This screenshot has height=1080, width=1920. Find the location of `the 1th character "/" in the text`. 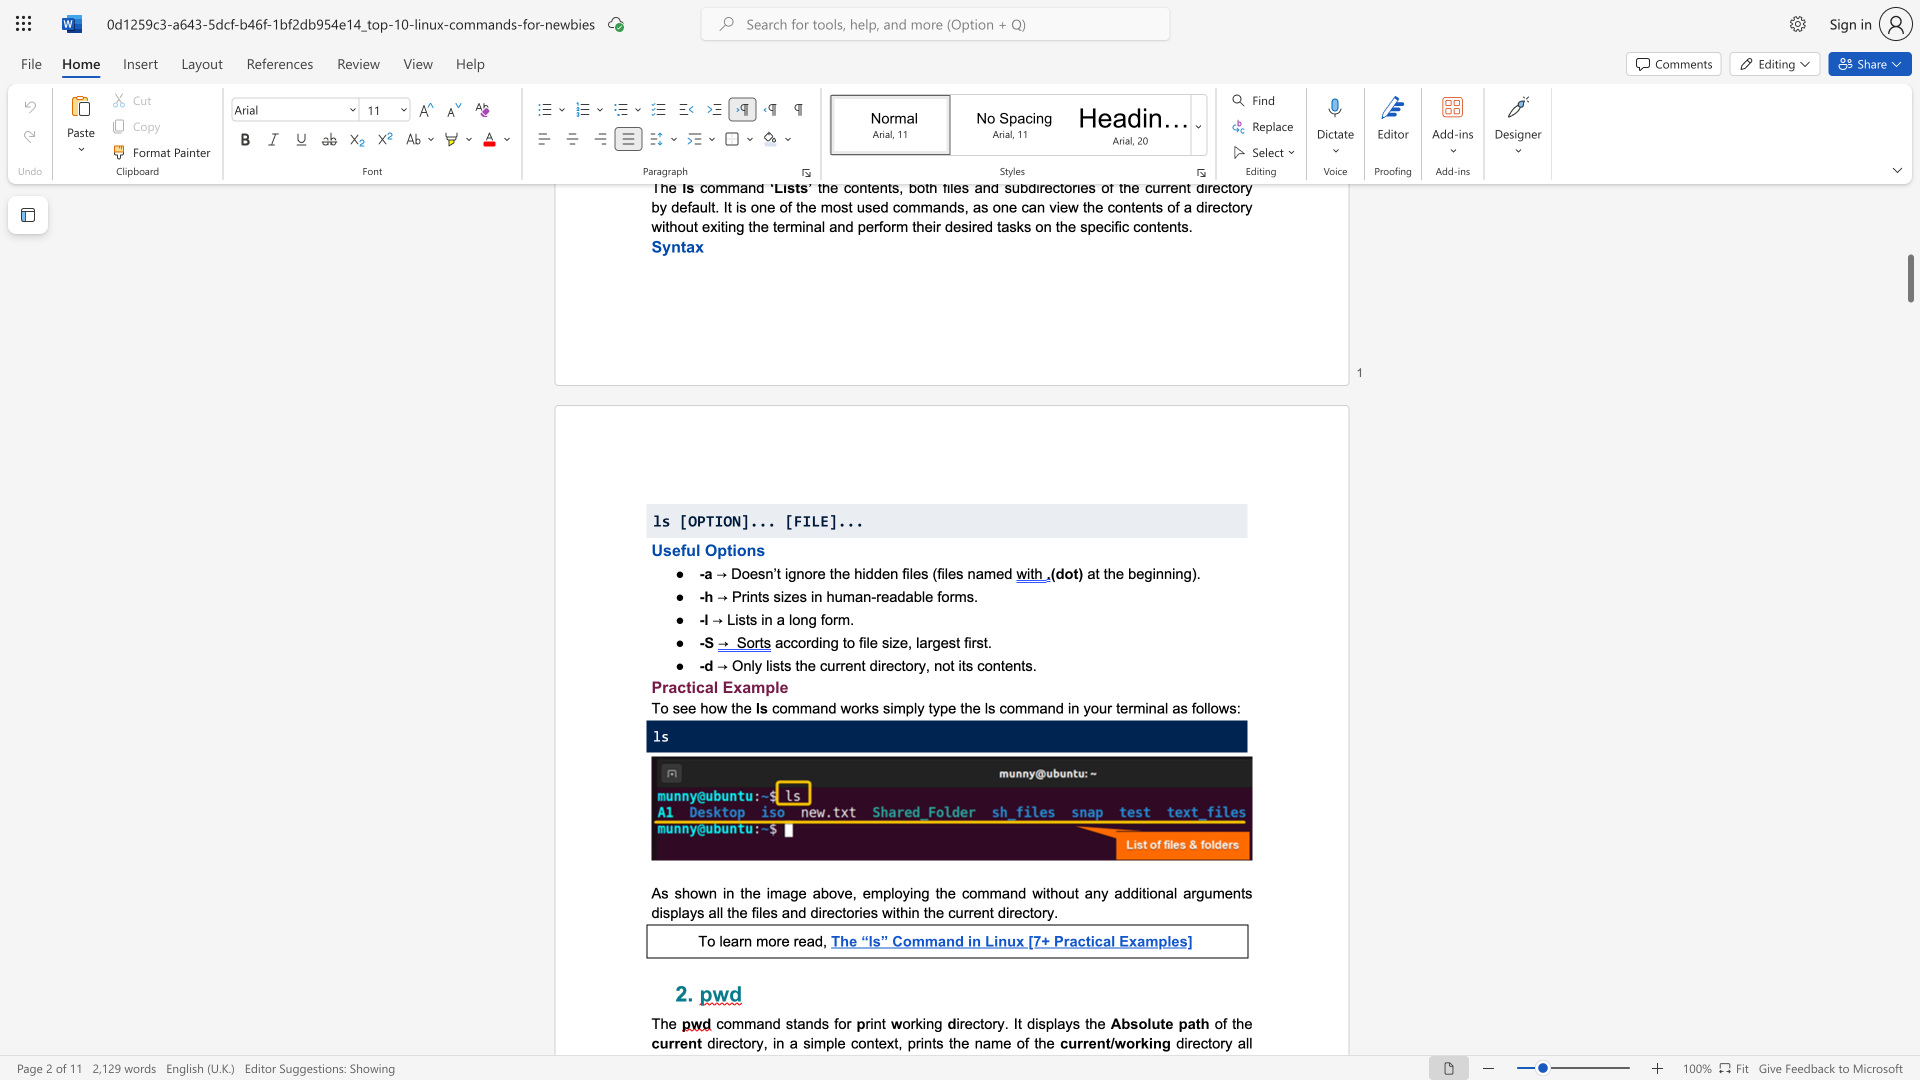

the 1th character "/" in the text is located at coordinates (1111, 1042).